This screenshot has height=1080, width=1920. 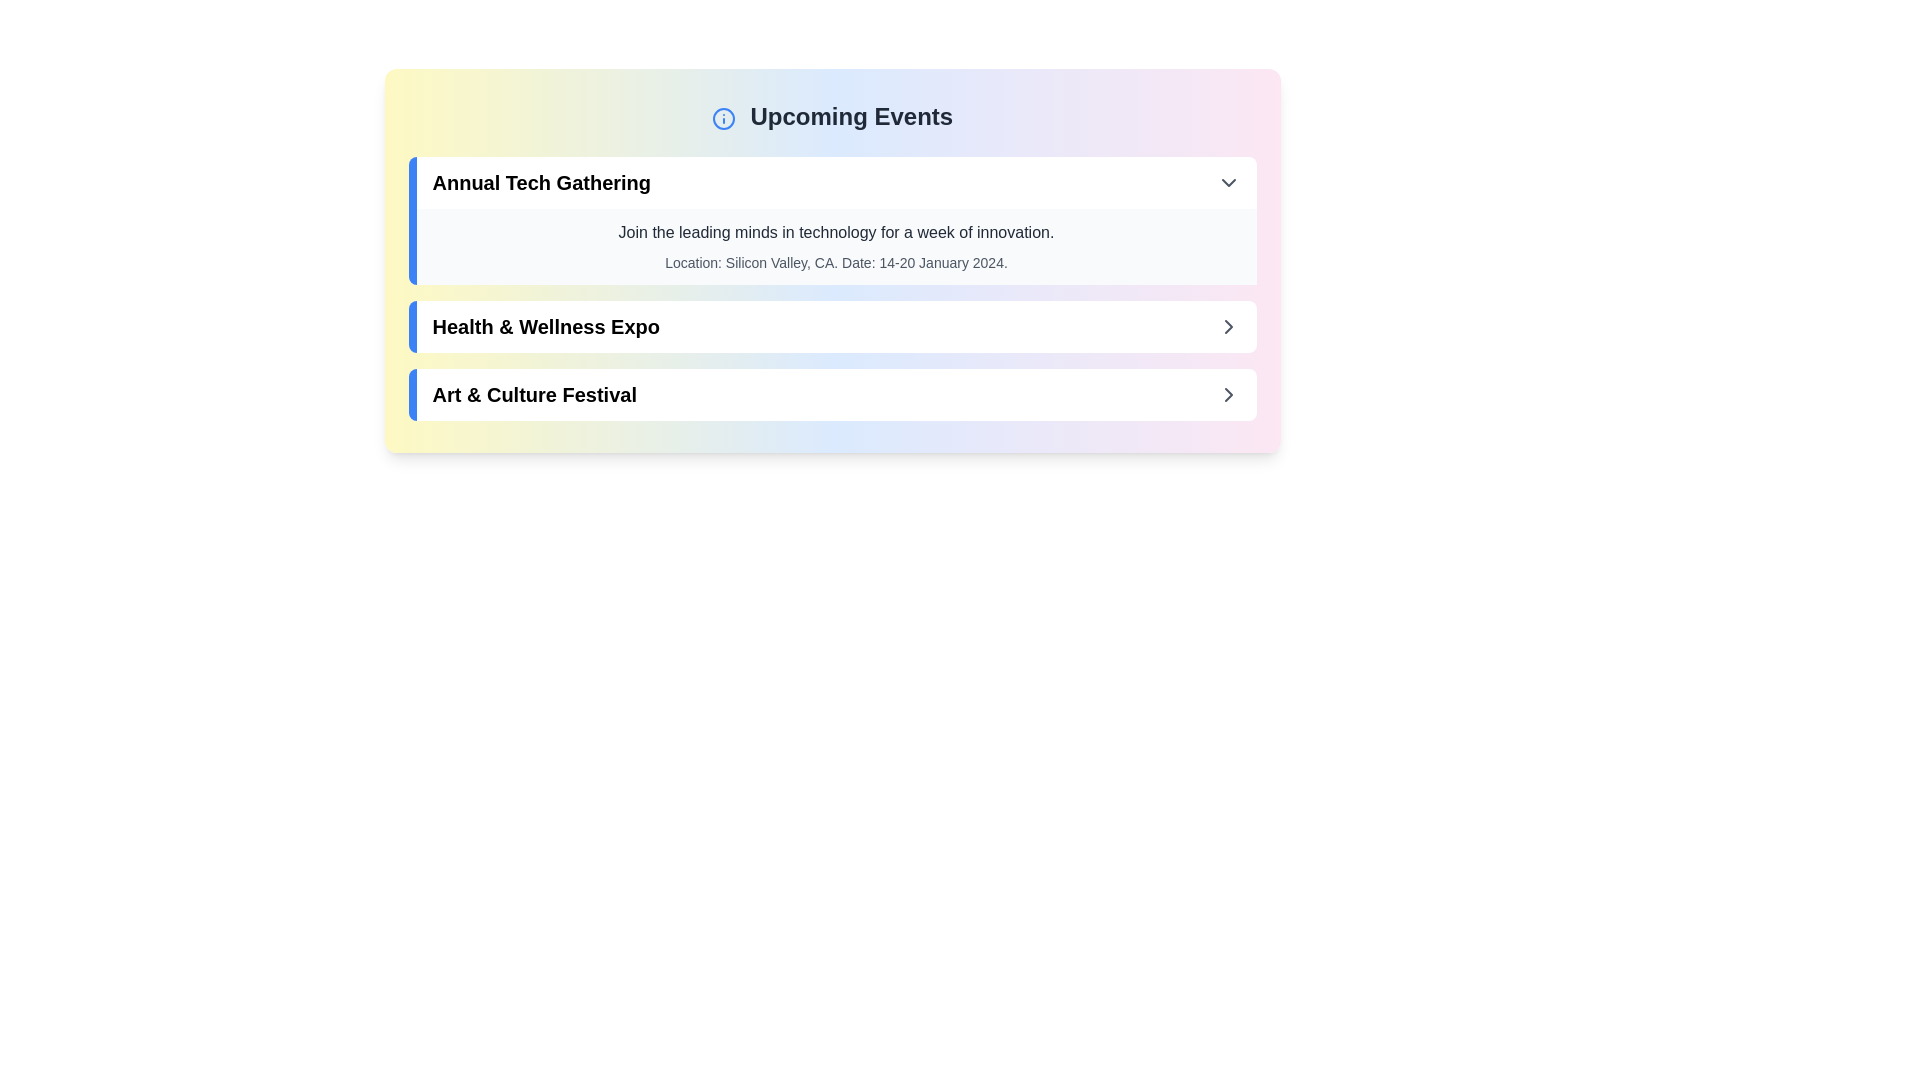 I want to click on text content displayed in a smaller, gray font below the title and description of the 'Annual Tech Gathering' section, which states 'Location: Silicon Valley, CA. Date: 14-20 January 2024.', so click(x=836, y=261).